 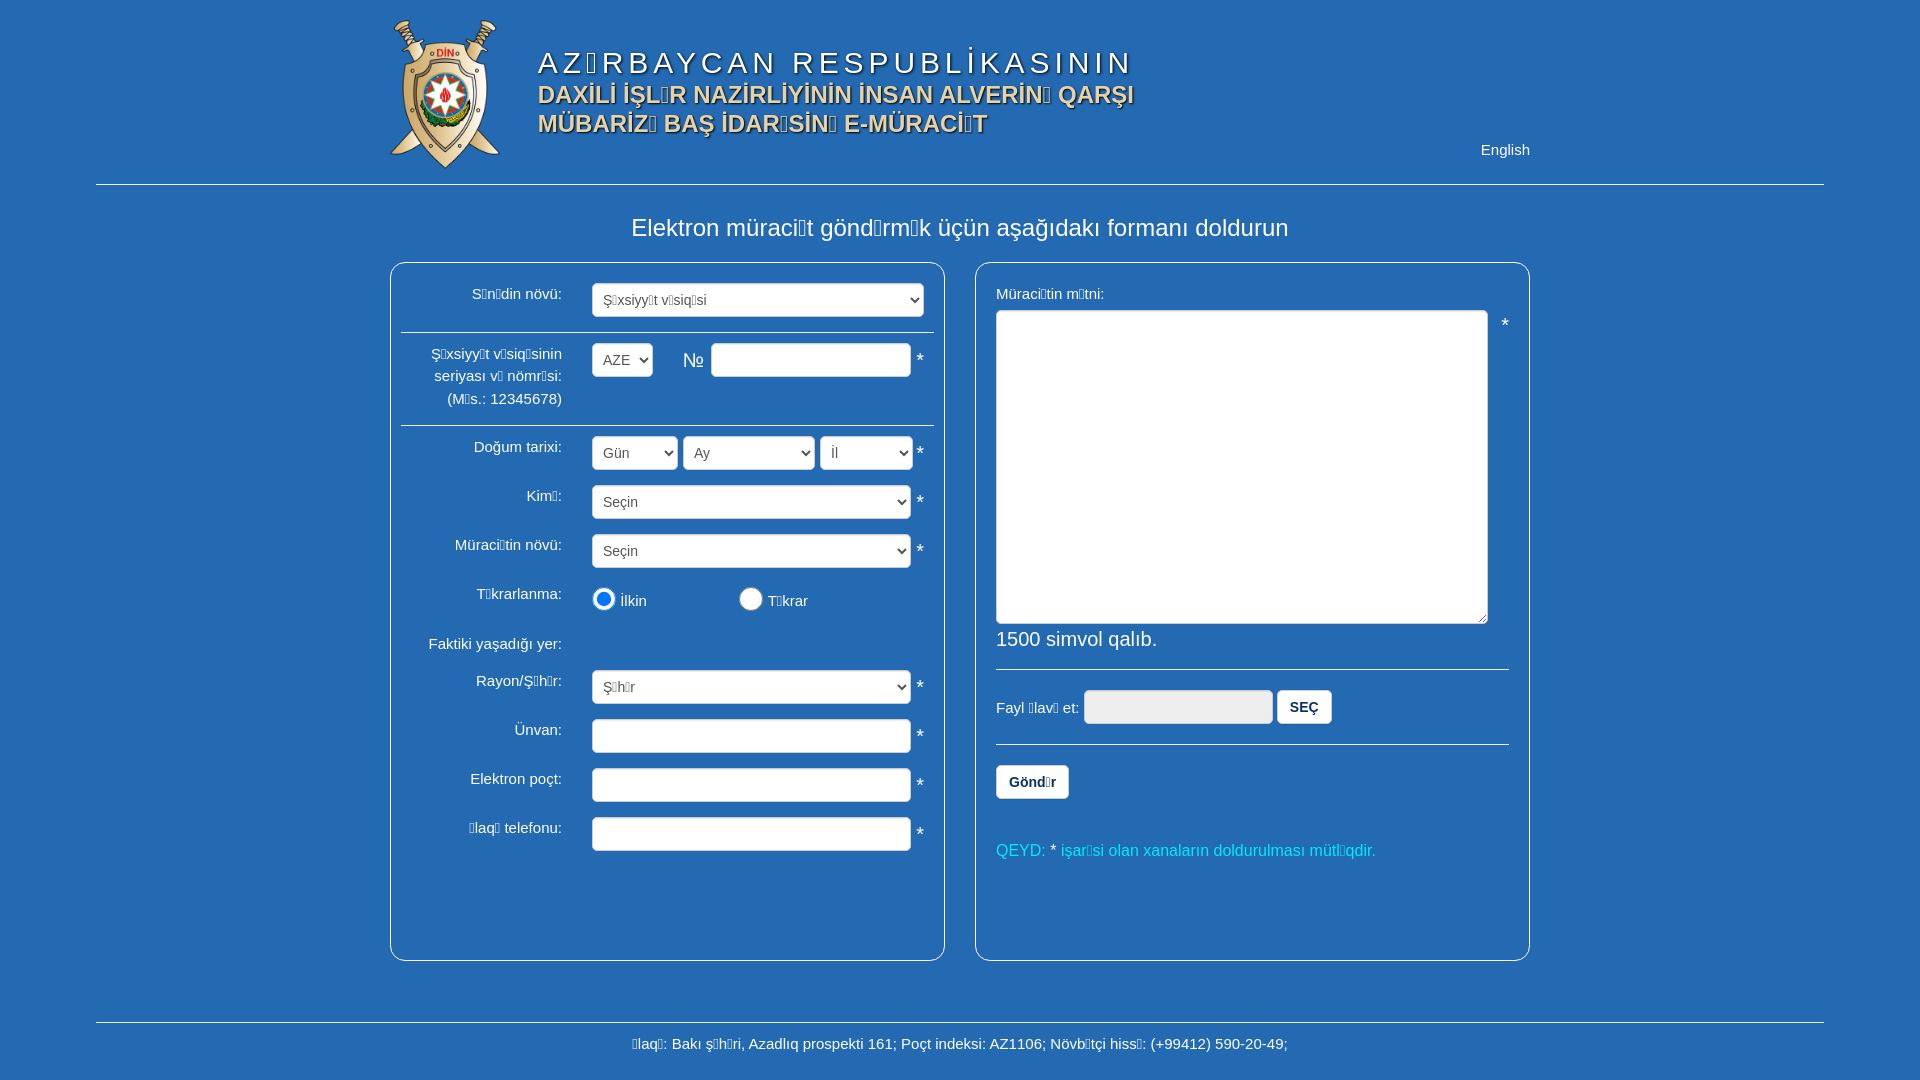 What do you see at coordinates (1505, 149) in the screenshot?
I see `'English'` at bounding box center [1505, 149].